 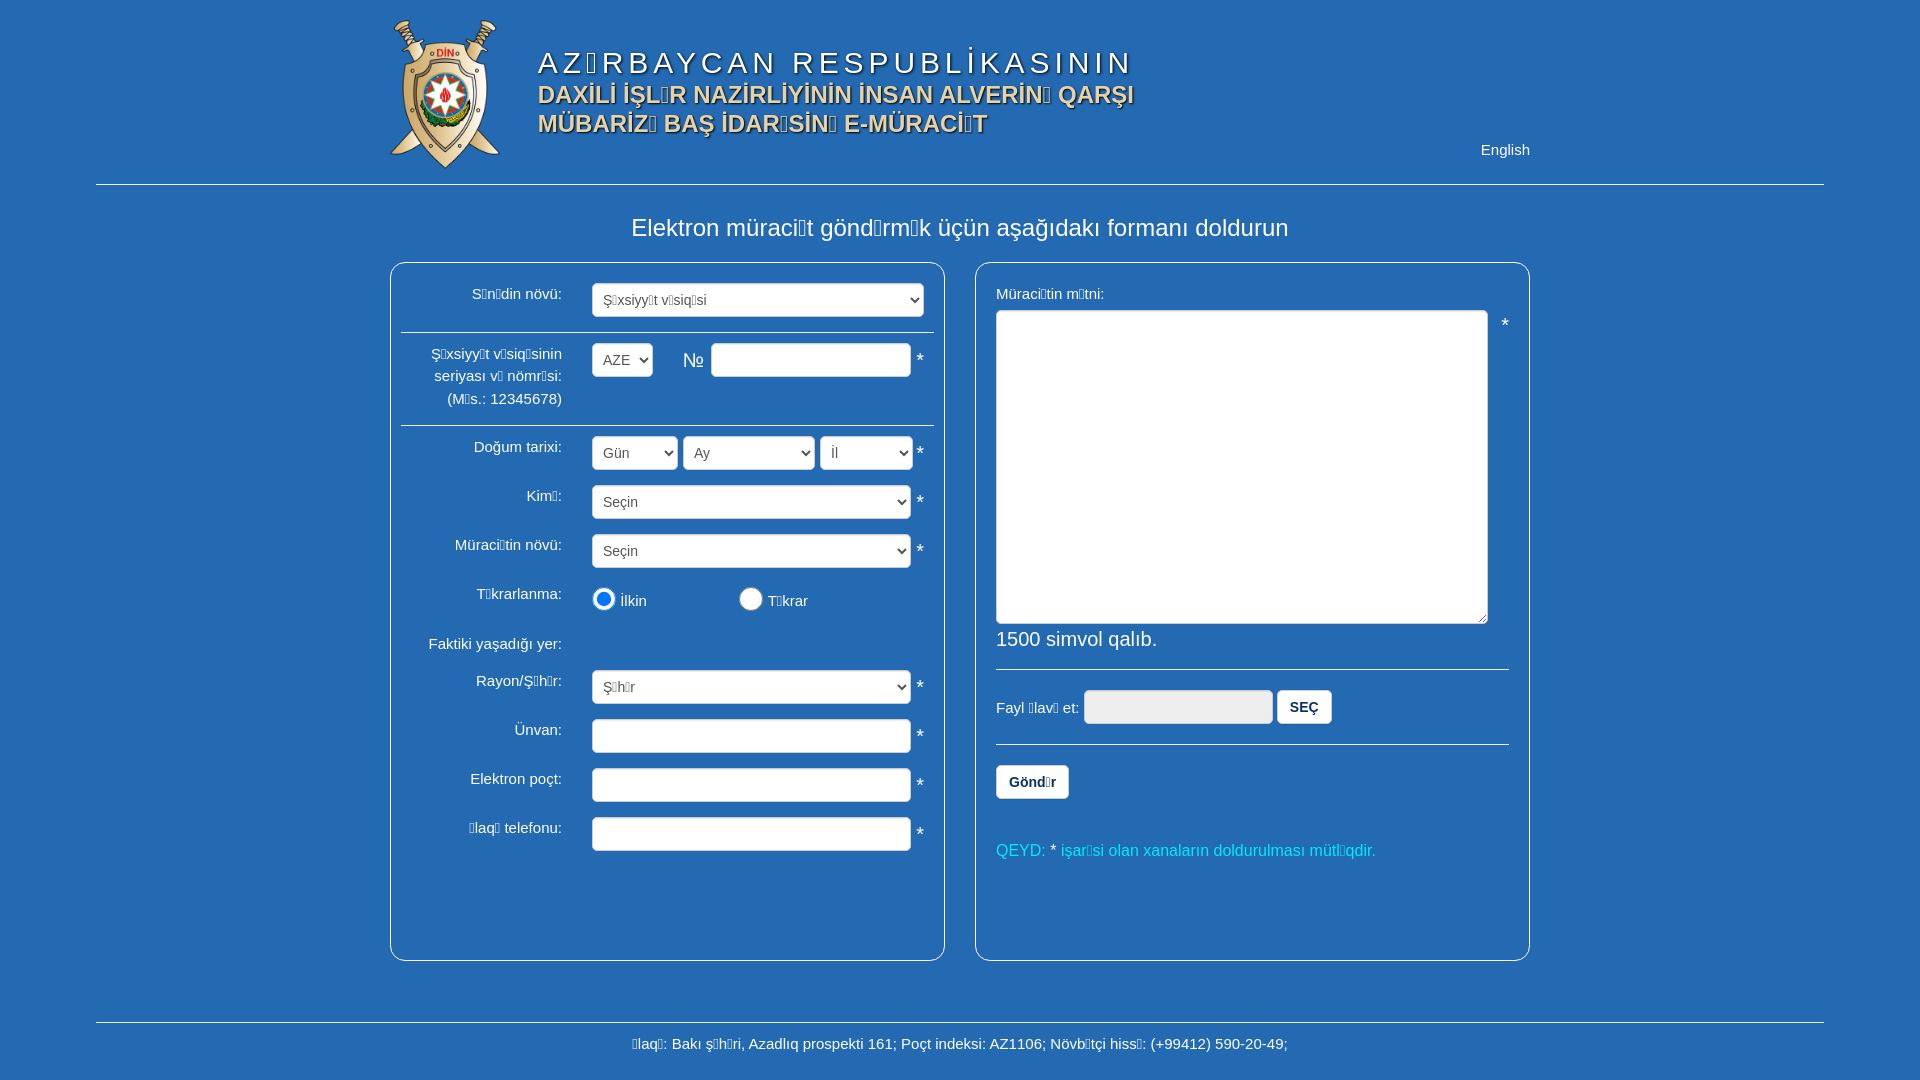 What do you see at coordinates (1505, 149) in the screenshot?
I see `'English'` at bounding box center [1505, 149].